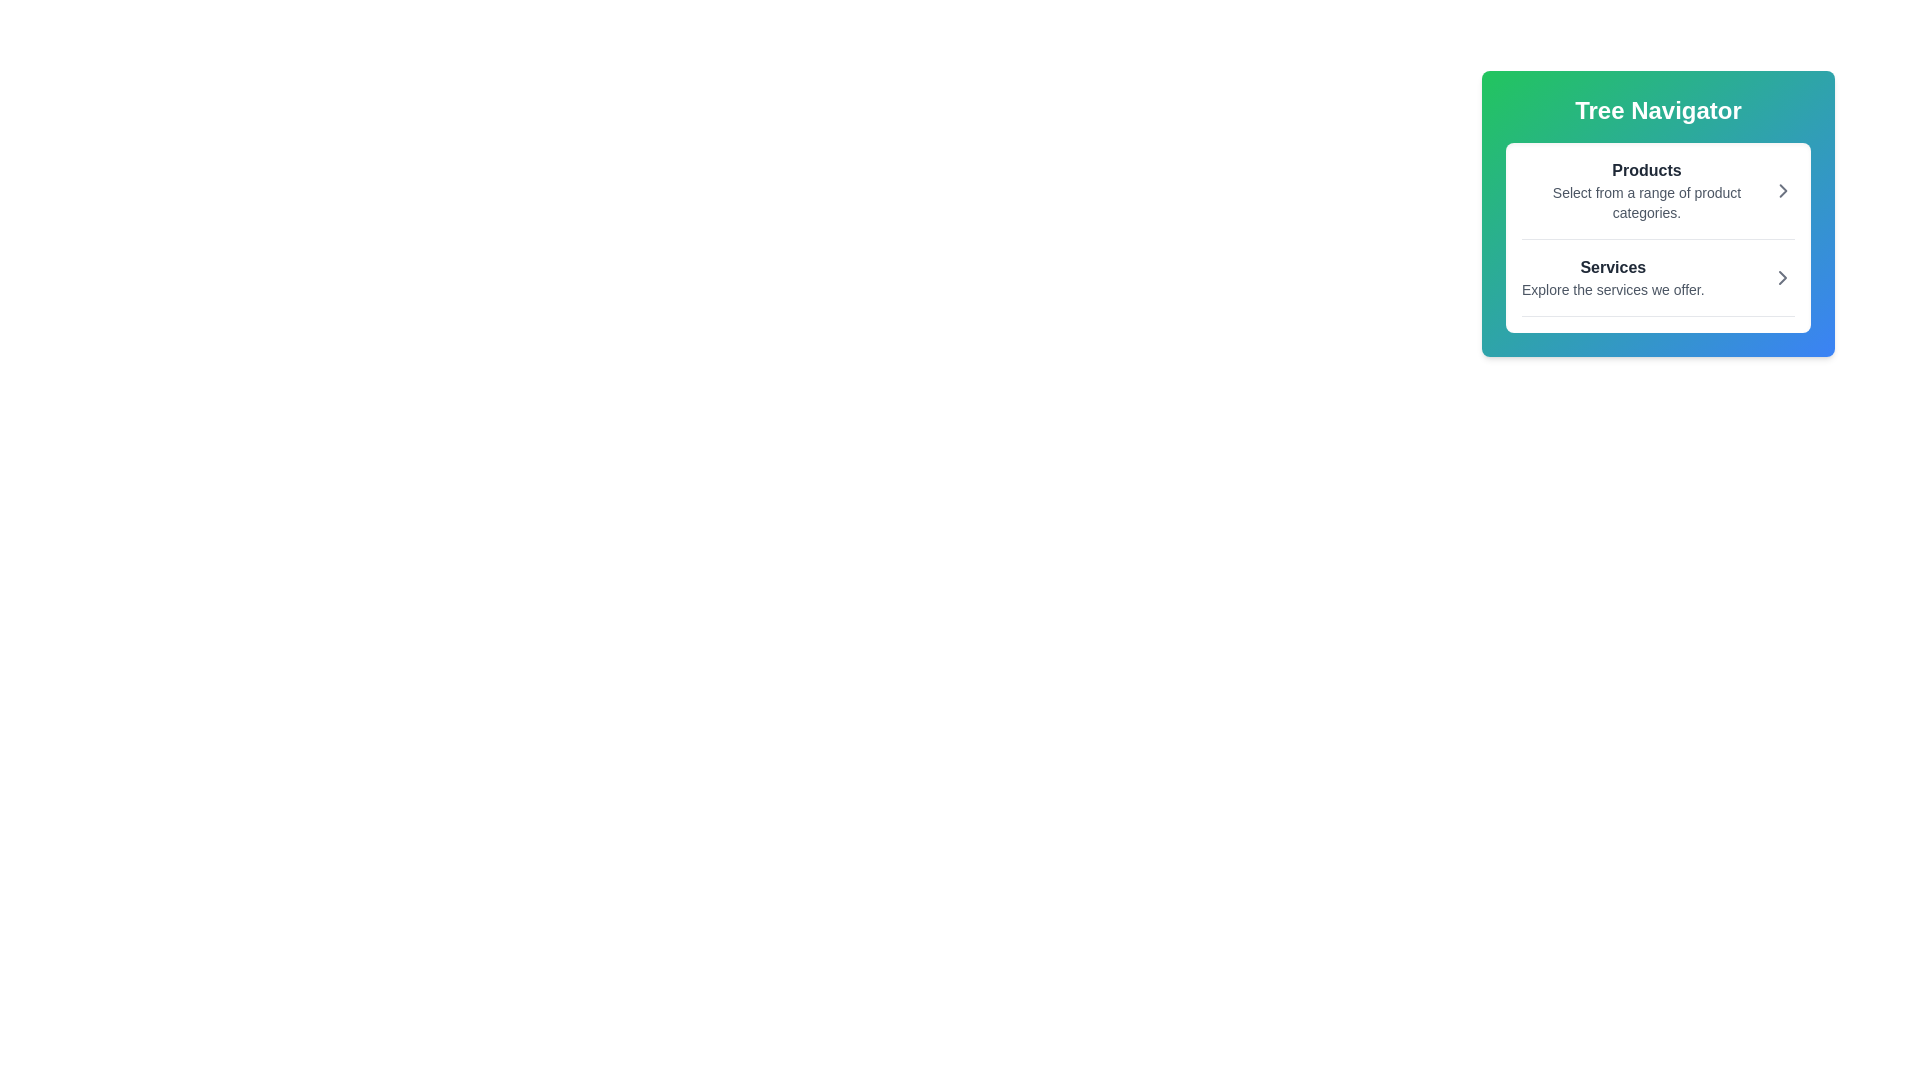 The width and height of the screenshot is (1920, 1080). Describe the element at coordinates (1658, 191) in the screenshot. I see `the first navigational link in the 'Tree Navigator' box` at that location.